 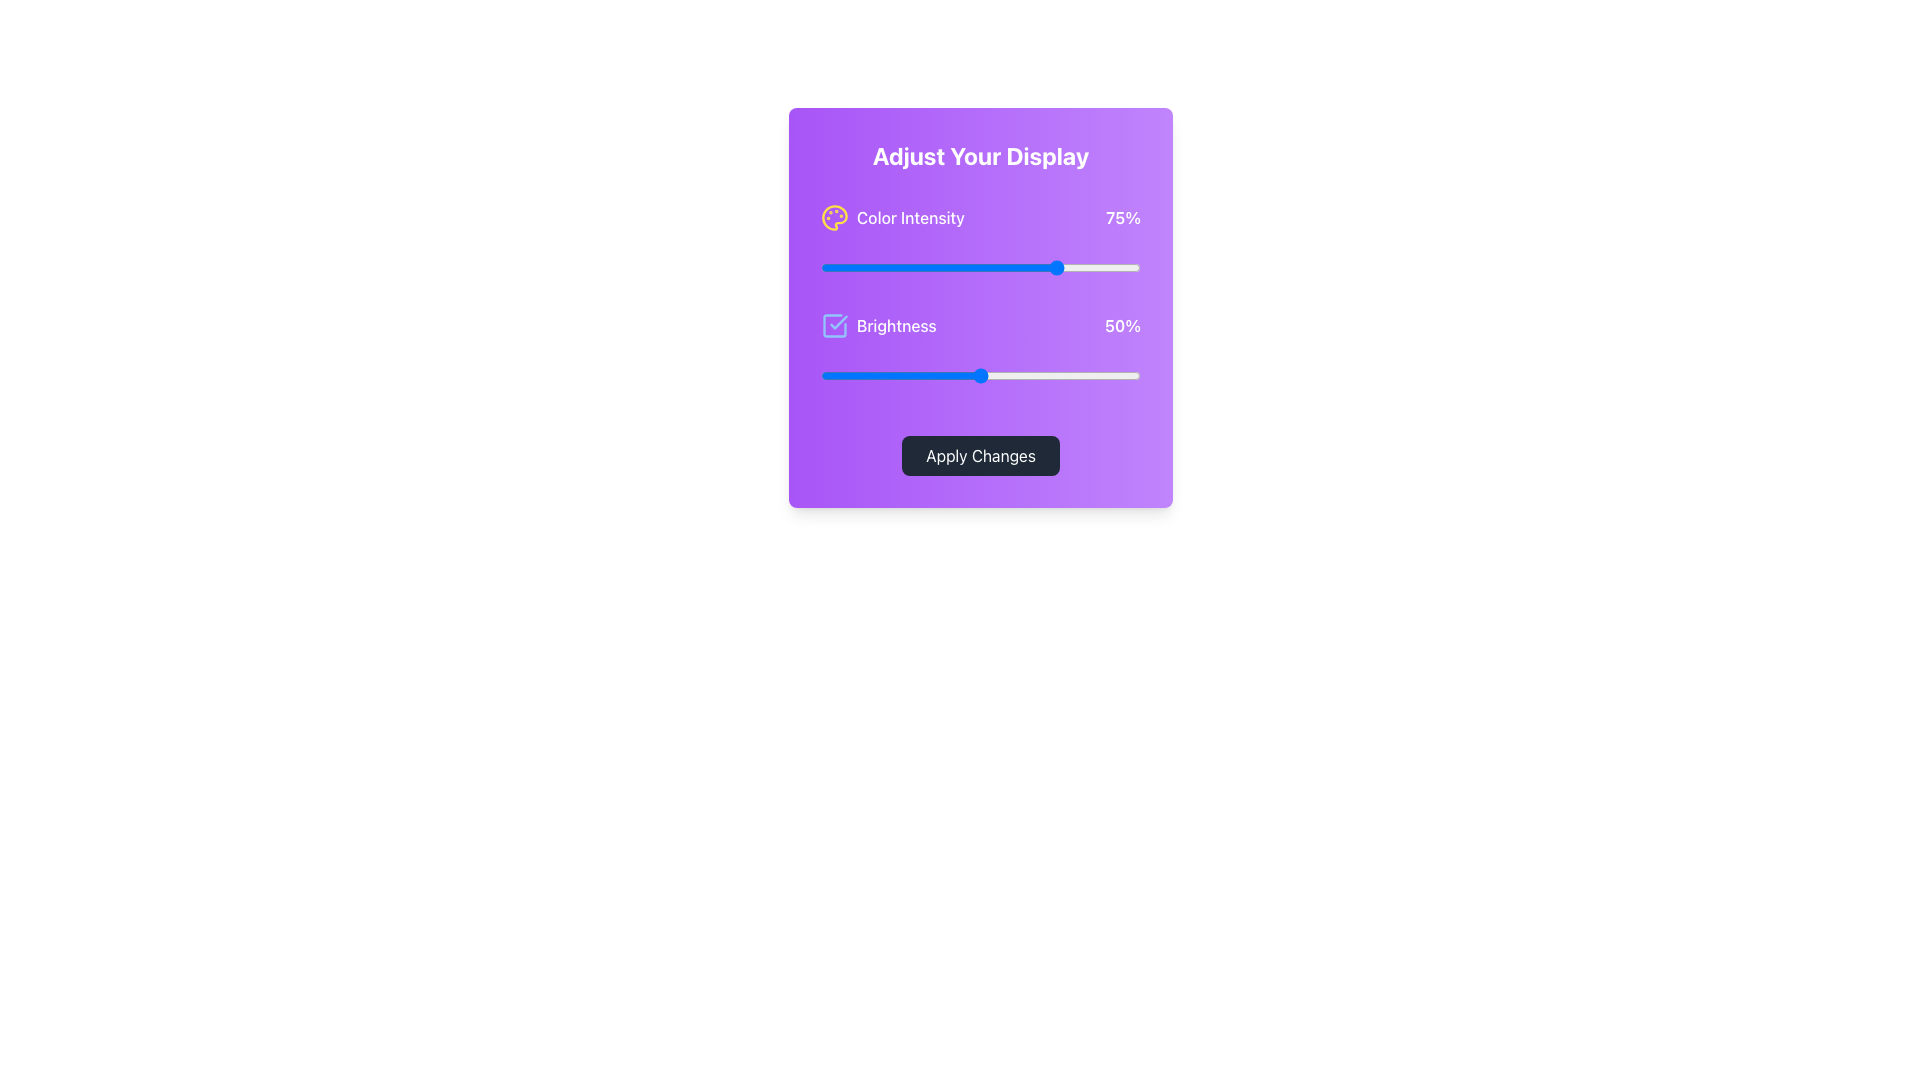 What do you see at coordinates (835, 218) in the screenshot?
I see `the palette icon representing 'Color Intensity' functionality, which is located to the left of the text 'Color Intensity' and before the numeric indicator '75%' in the 'Adjust Your Display' dialog box` at bounding box center [835, 218].